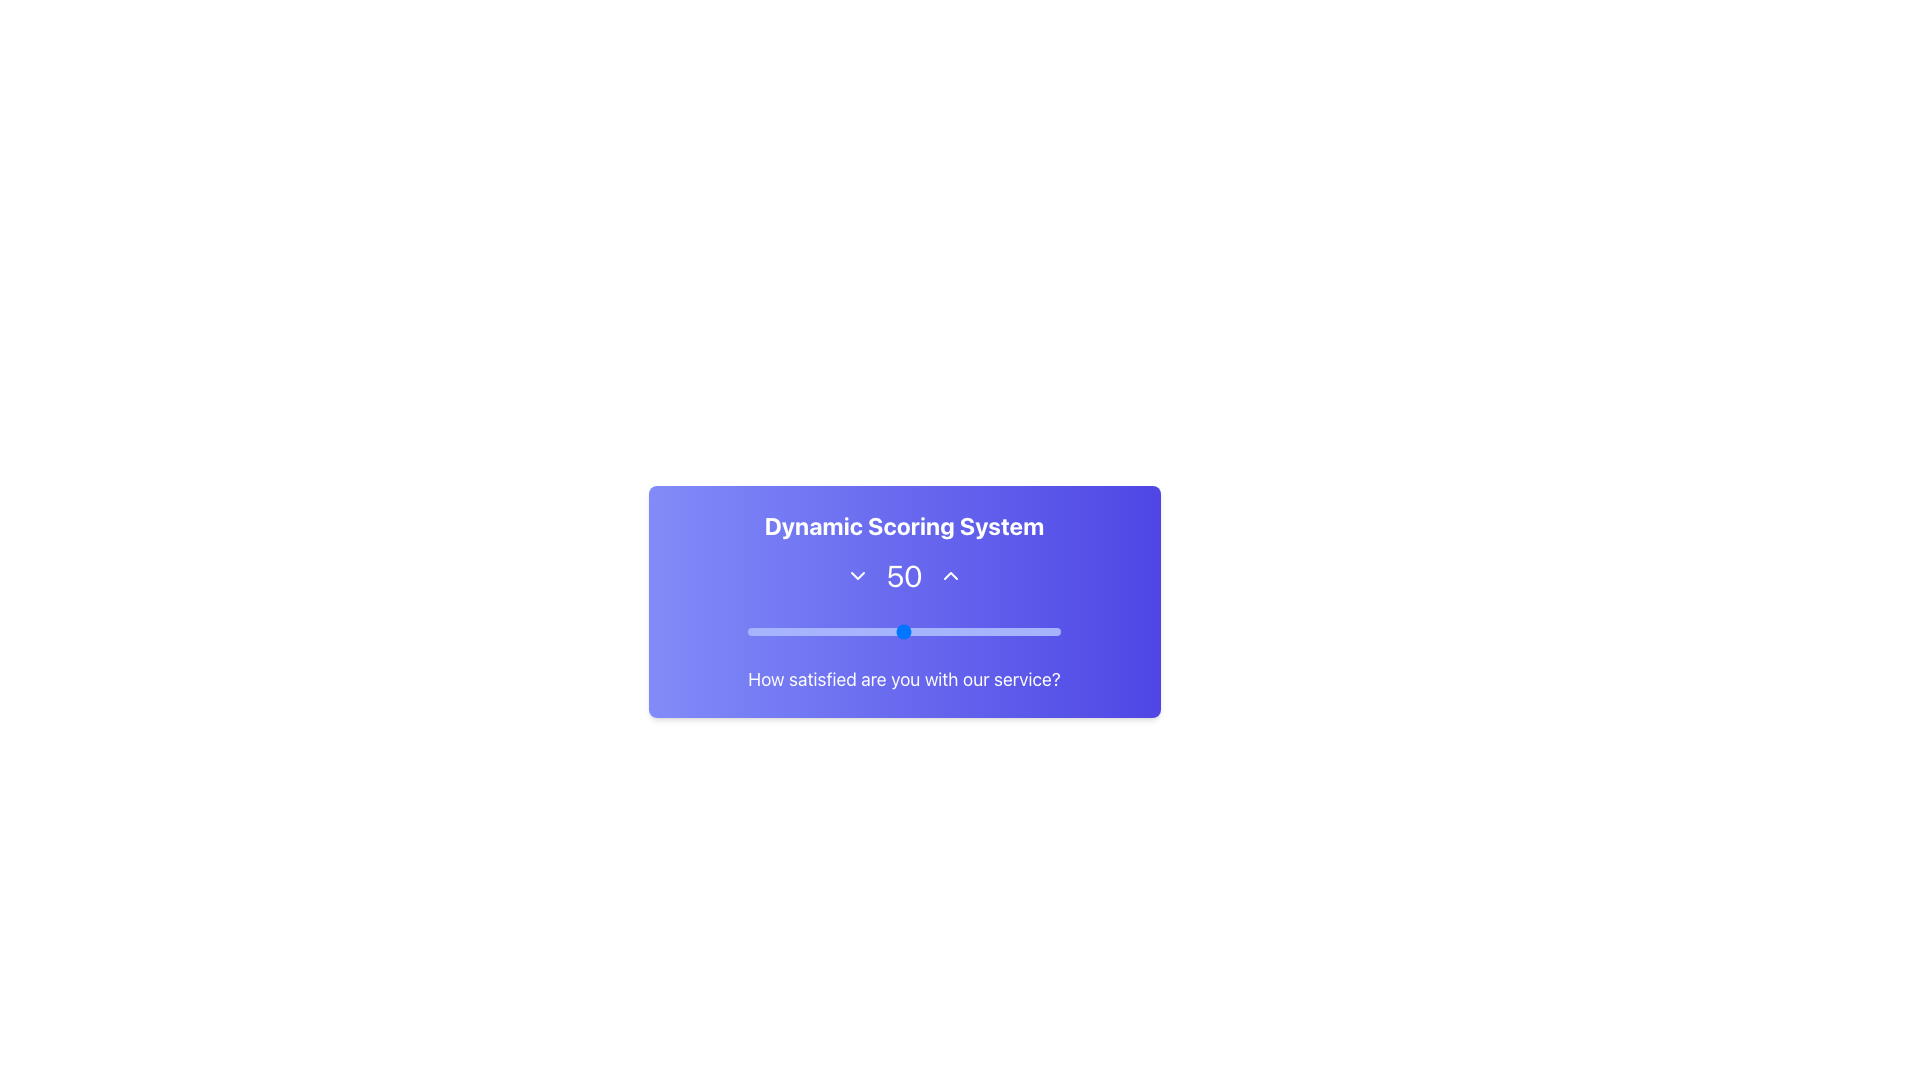 The width and height of the screenshot is (1920, 1080). Describe the element at coordinates (858, 575) in the screenshot. I see `the Interactive Icon (Chevron Down) located to the left of the numeric display ('50') and above the horizontal slider` at that location.